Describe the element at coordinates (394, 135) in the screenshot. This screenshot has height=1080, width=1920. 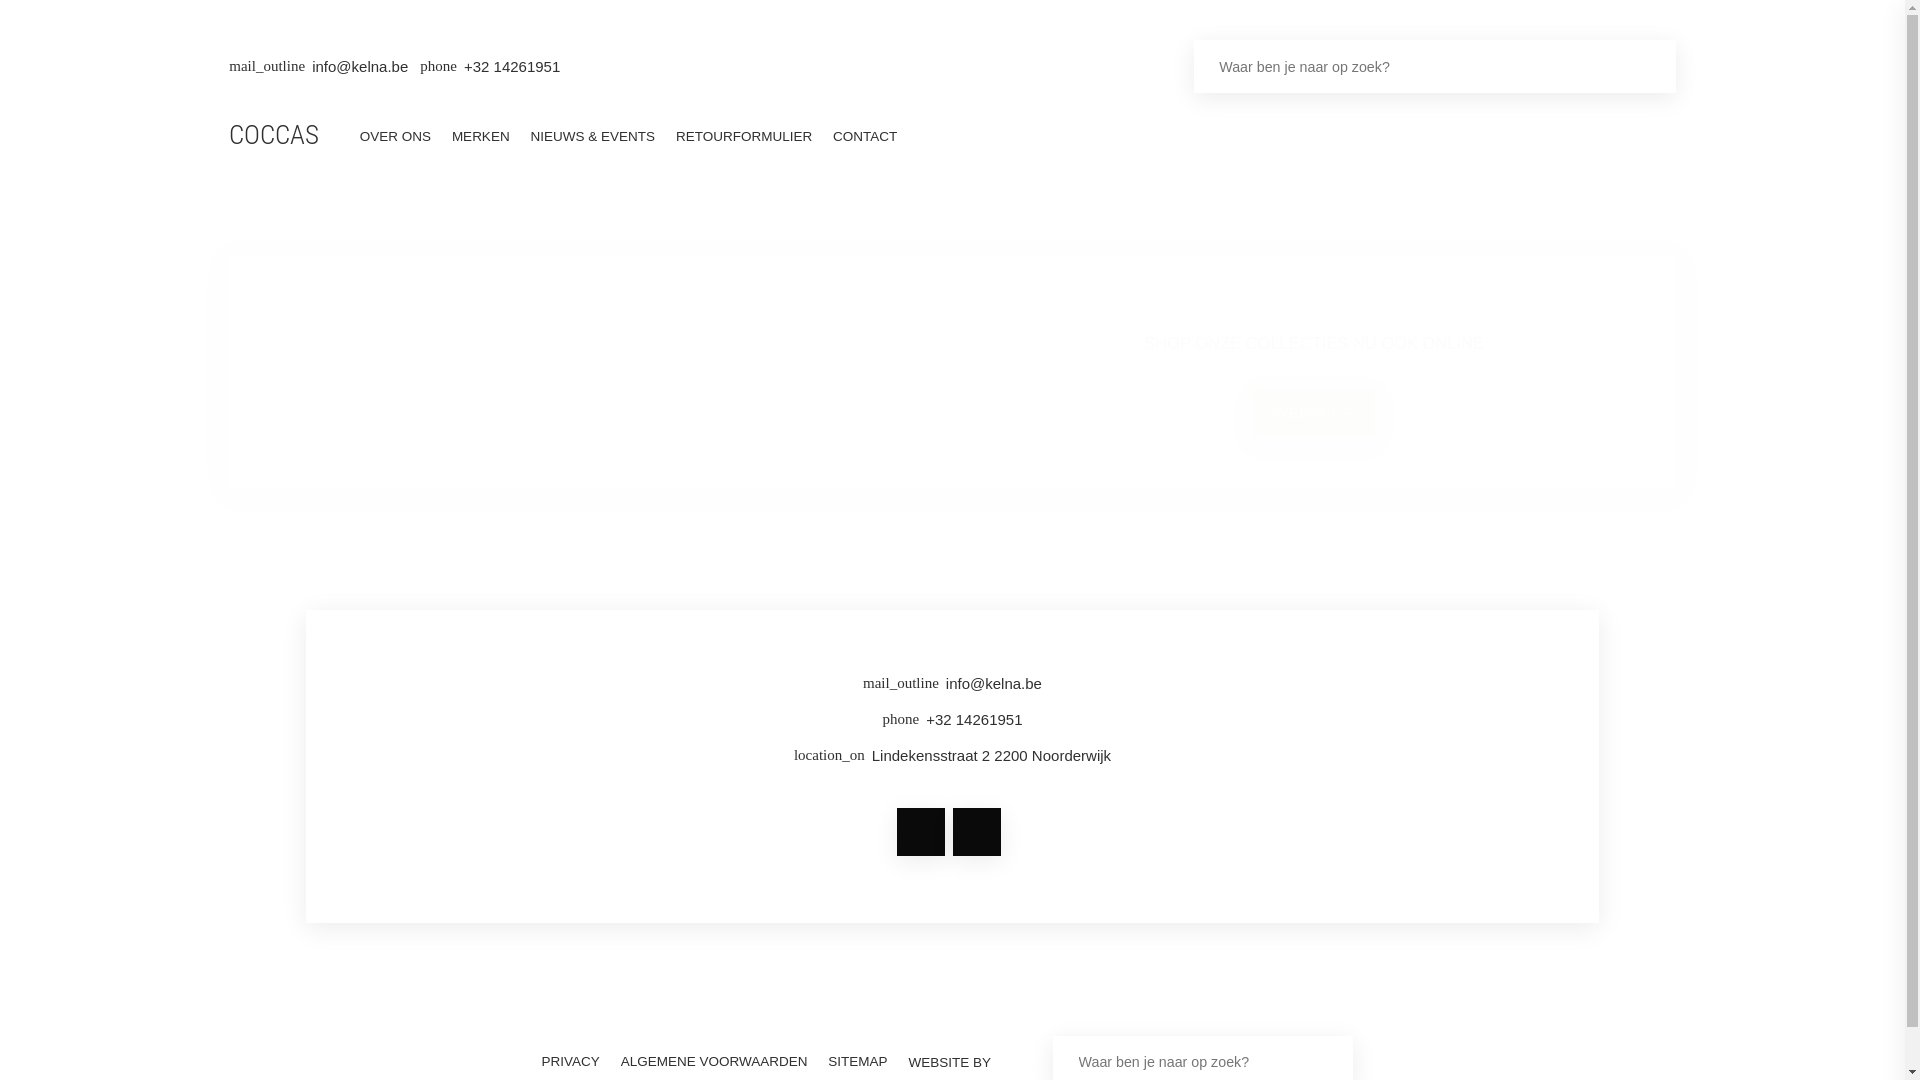
I see `'OVER ONS'` at that location.